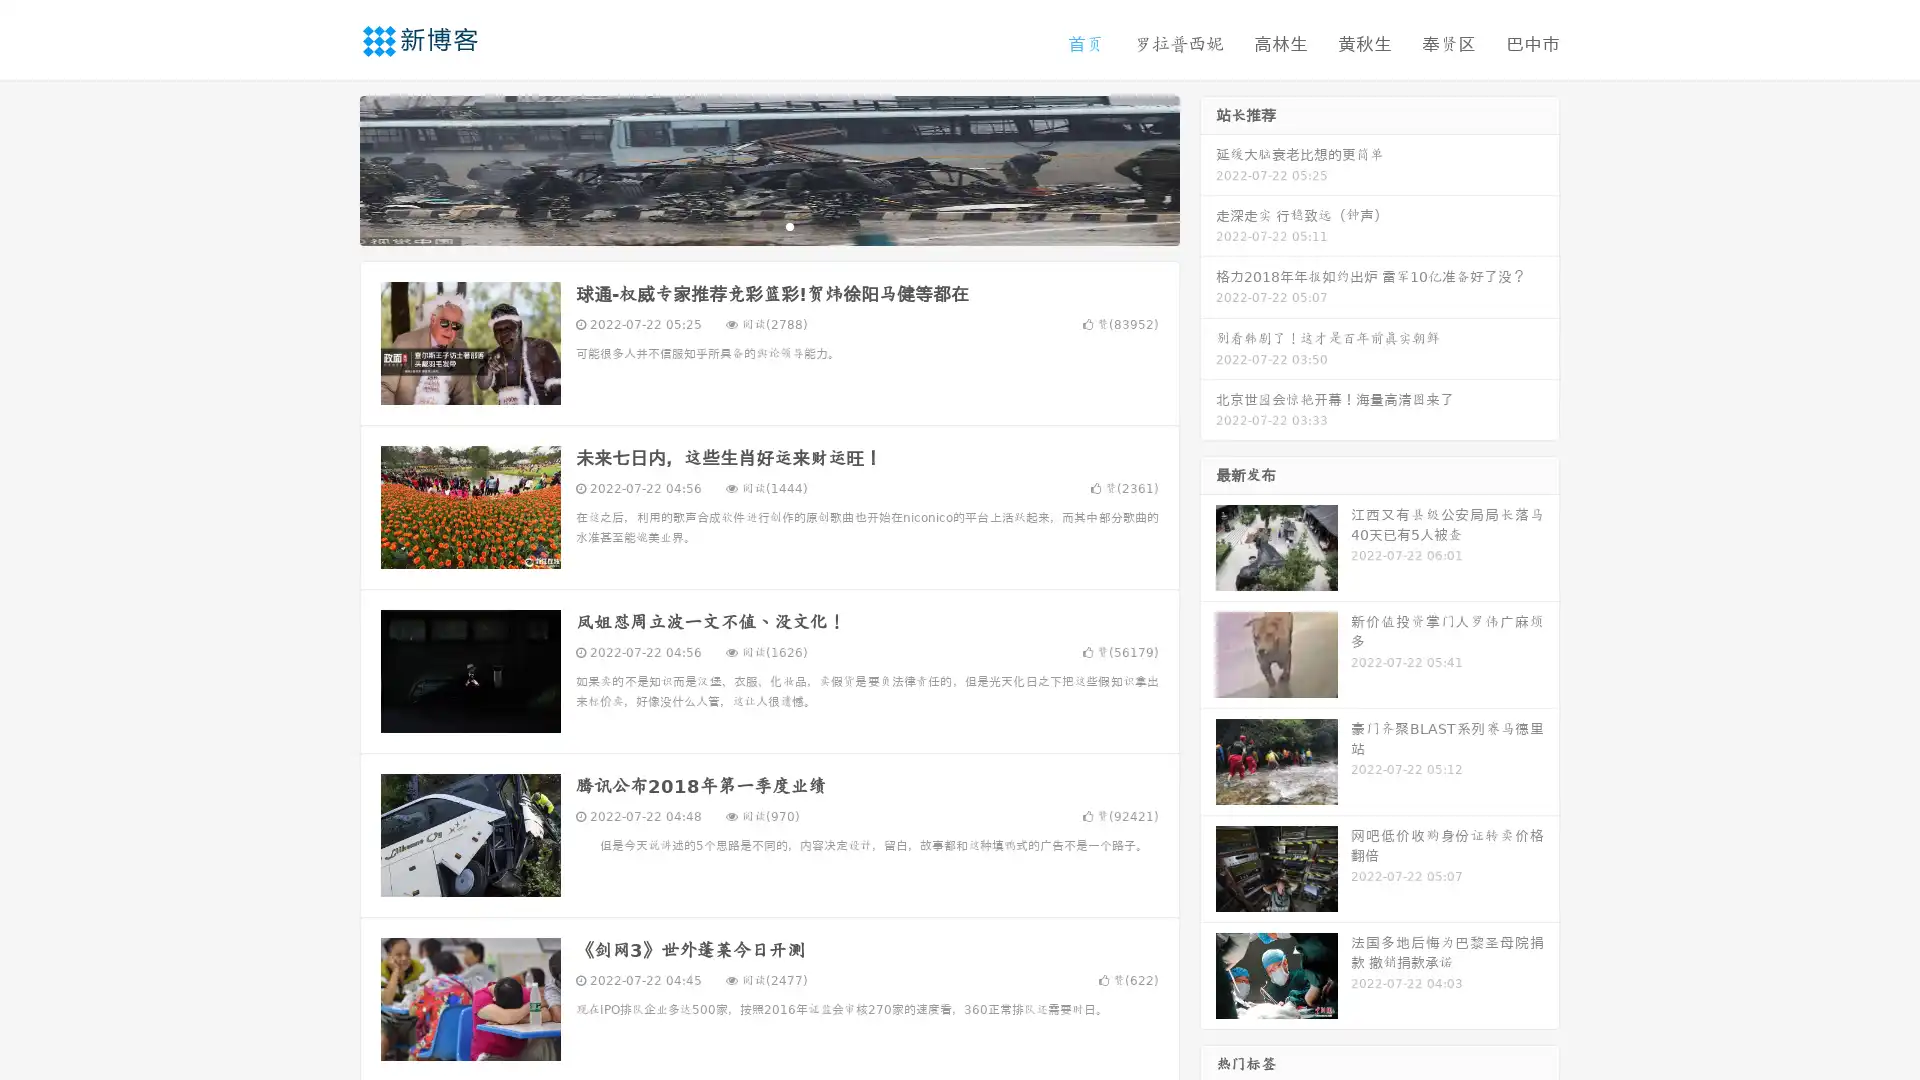 The image size is (1920, 1080). I want to click on Previous slide, so click(330, 168).